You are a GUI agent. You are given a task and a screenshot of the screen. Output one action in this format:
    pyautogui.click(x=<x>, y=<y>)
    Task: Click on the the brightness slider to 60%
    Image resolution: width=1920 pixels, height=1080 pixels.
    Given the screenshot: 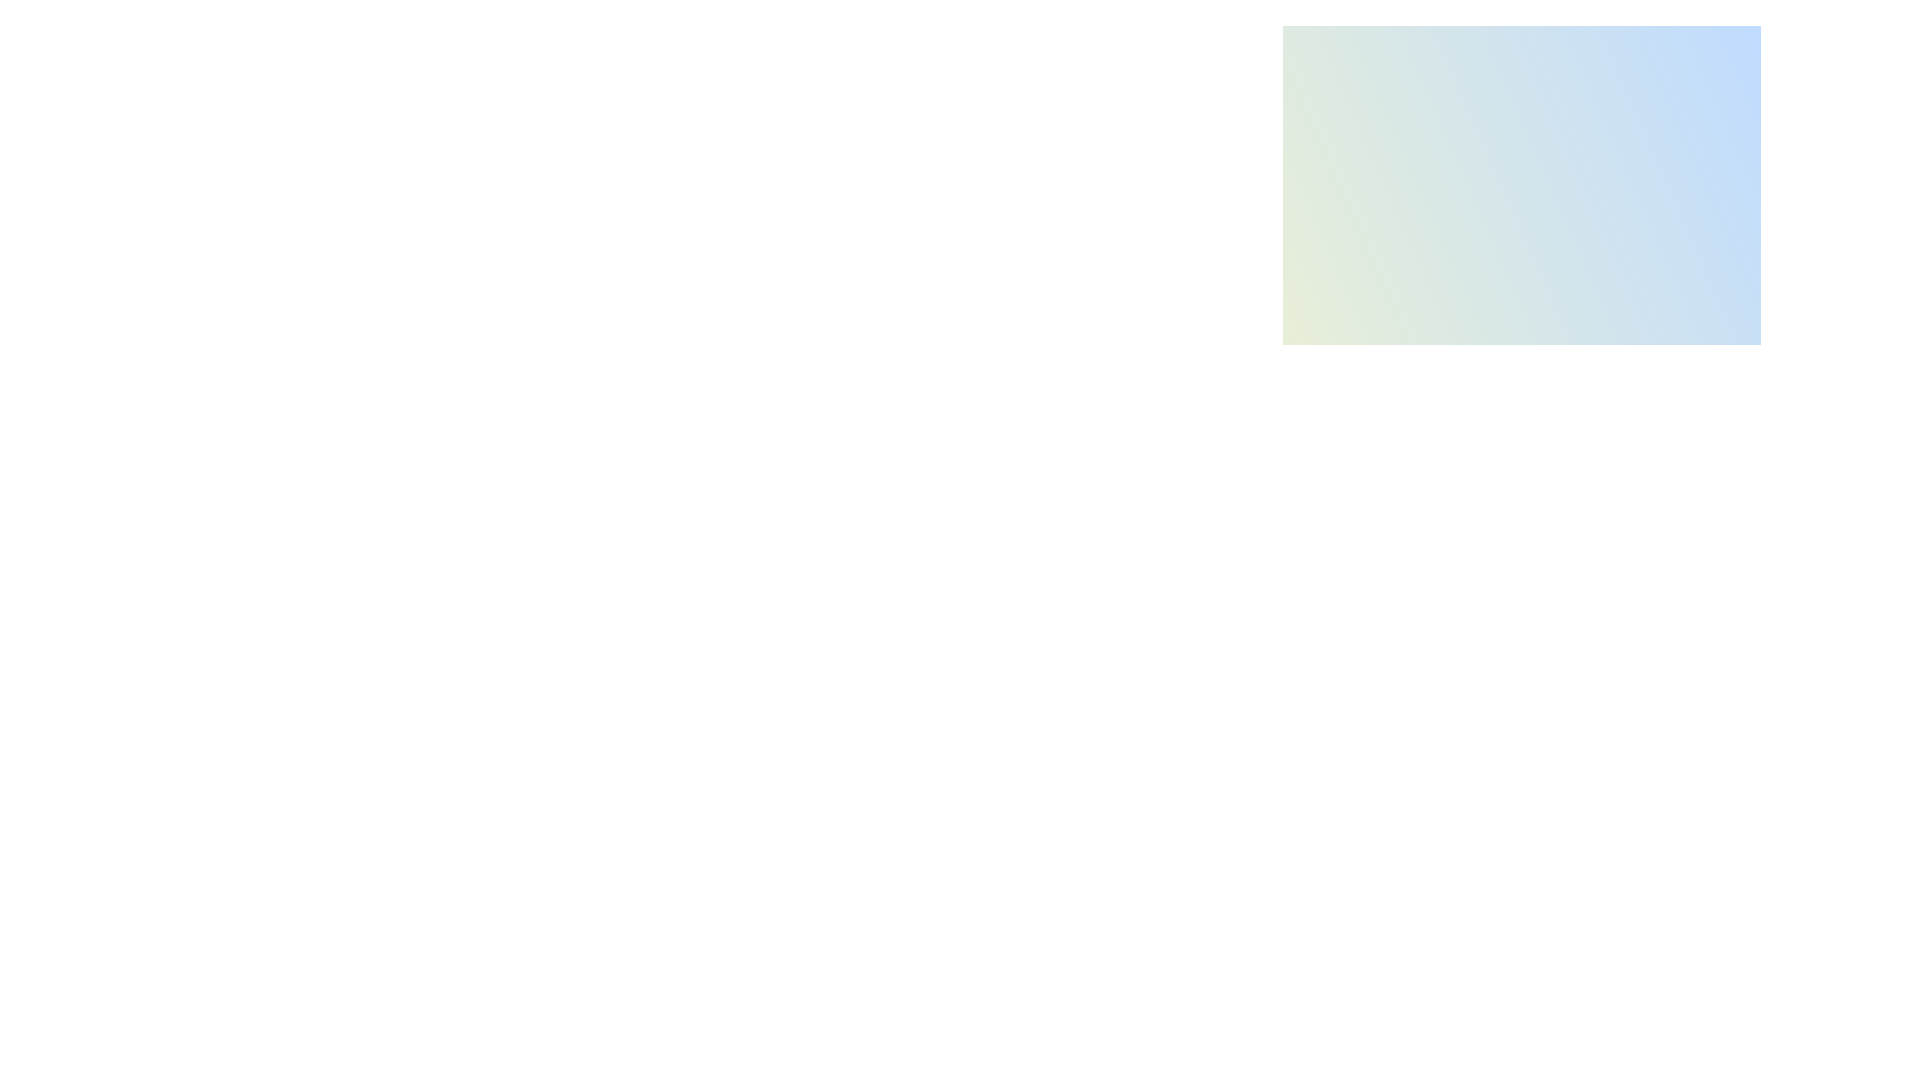 What is the action you would take?
    pyautogui.click(x=1550, y=490)
    